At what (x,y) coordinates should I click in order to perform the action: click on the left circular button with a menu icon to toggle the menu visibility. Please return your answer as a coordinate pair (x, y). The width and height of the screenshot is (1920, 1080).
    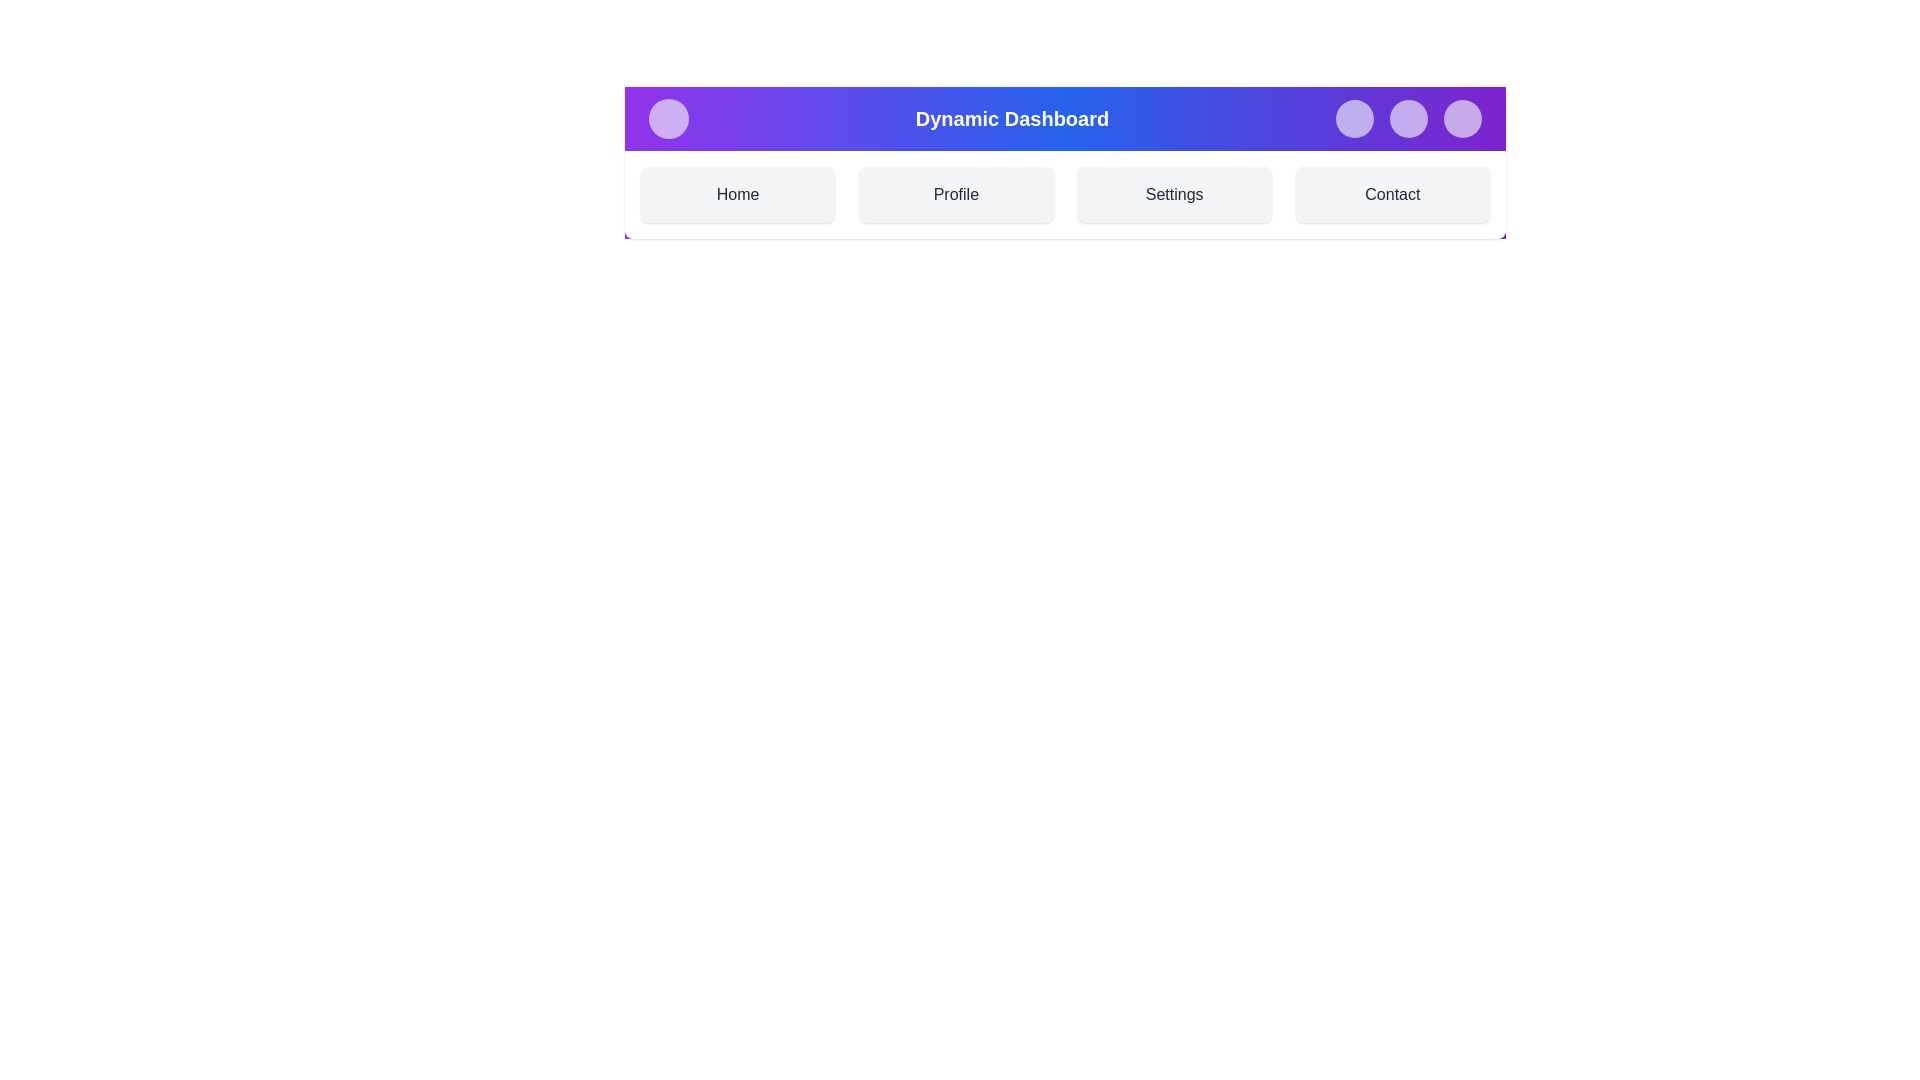
    Looking at the image, I should click on (668, 119).